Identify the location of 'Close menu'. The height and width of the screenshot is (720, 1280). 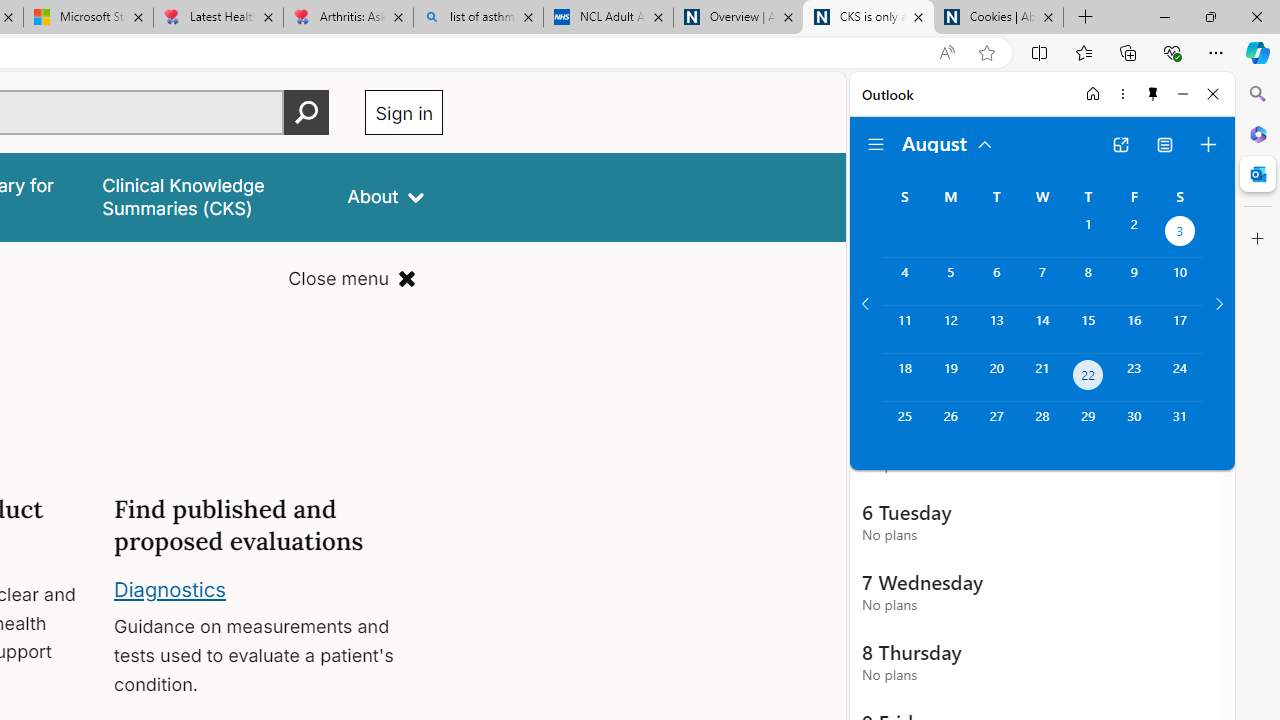
(352, 279).